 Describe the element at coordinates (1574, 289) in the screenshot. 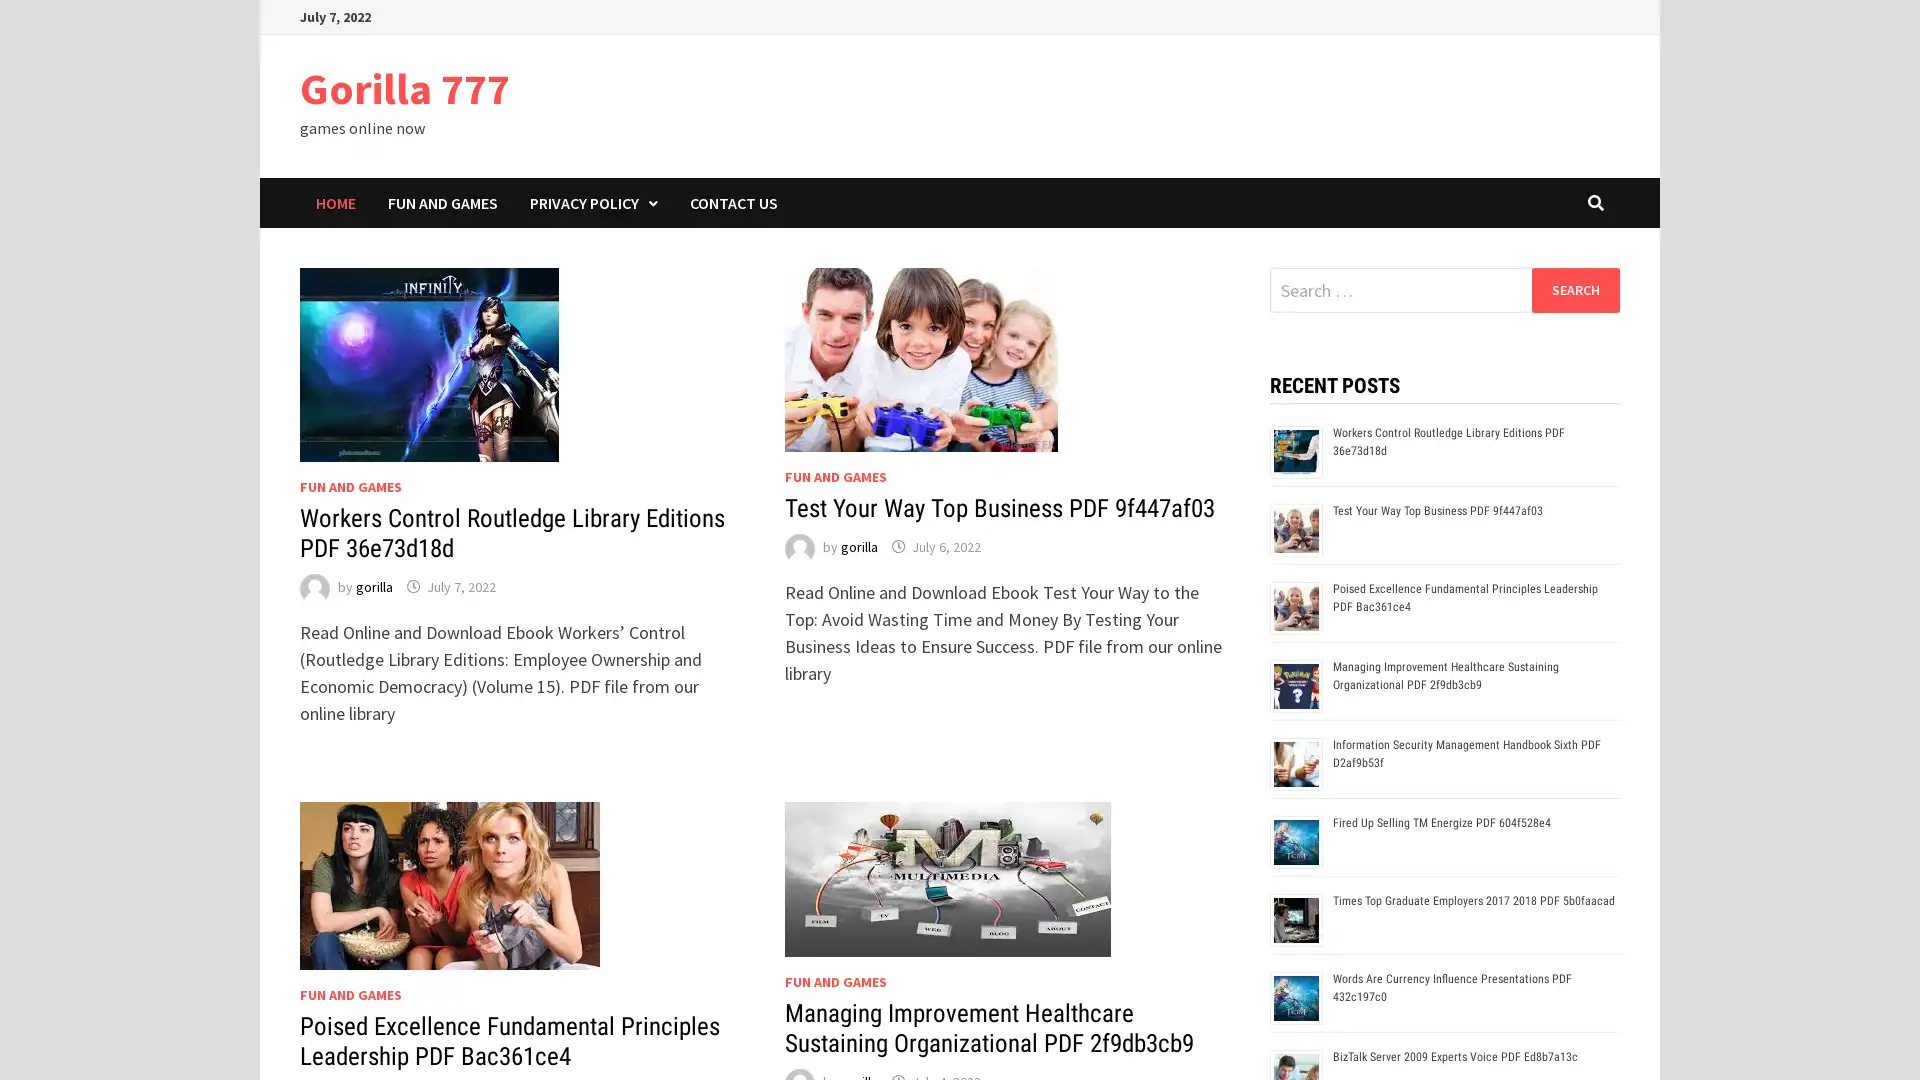

I see `Search` at that location.